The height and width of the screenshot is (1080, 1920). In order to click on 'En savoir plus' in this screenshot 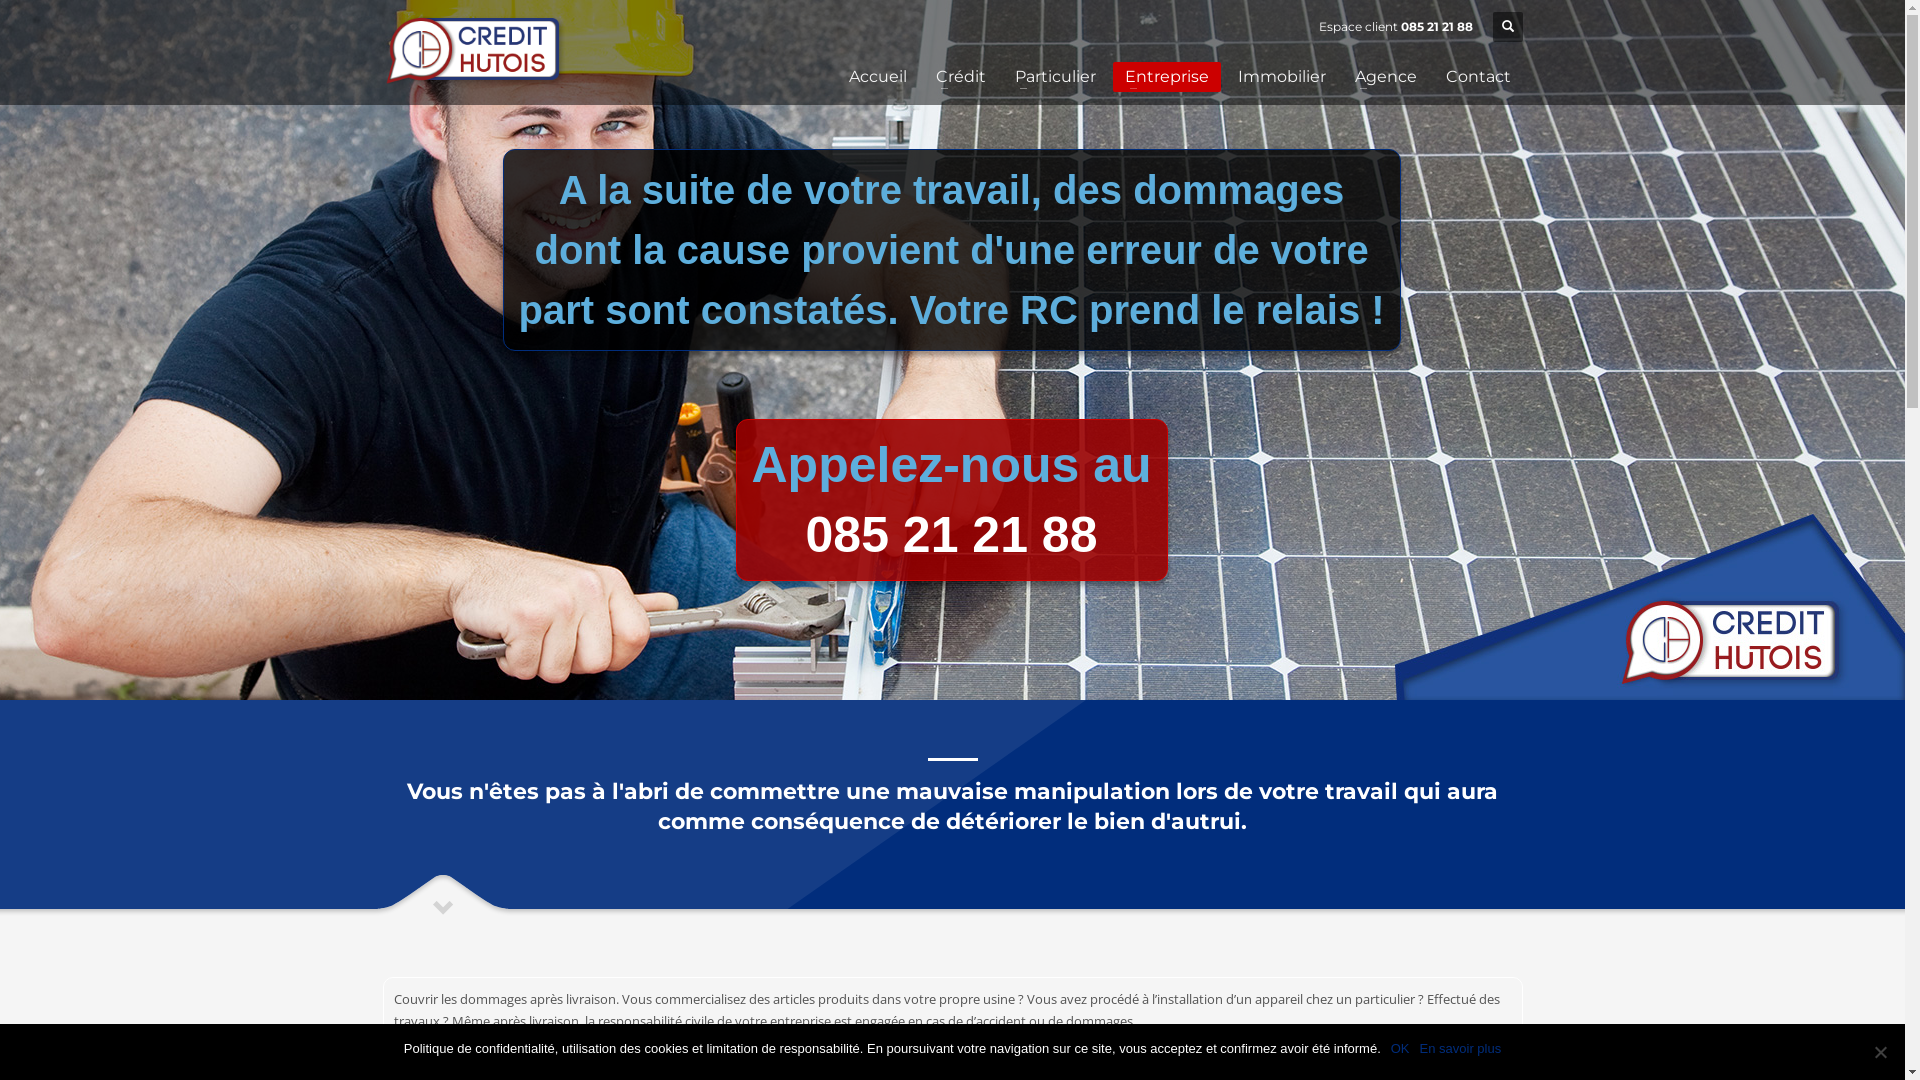, I will do `click(1460, 1048)`.